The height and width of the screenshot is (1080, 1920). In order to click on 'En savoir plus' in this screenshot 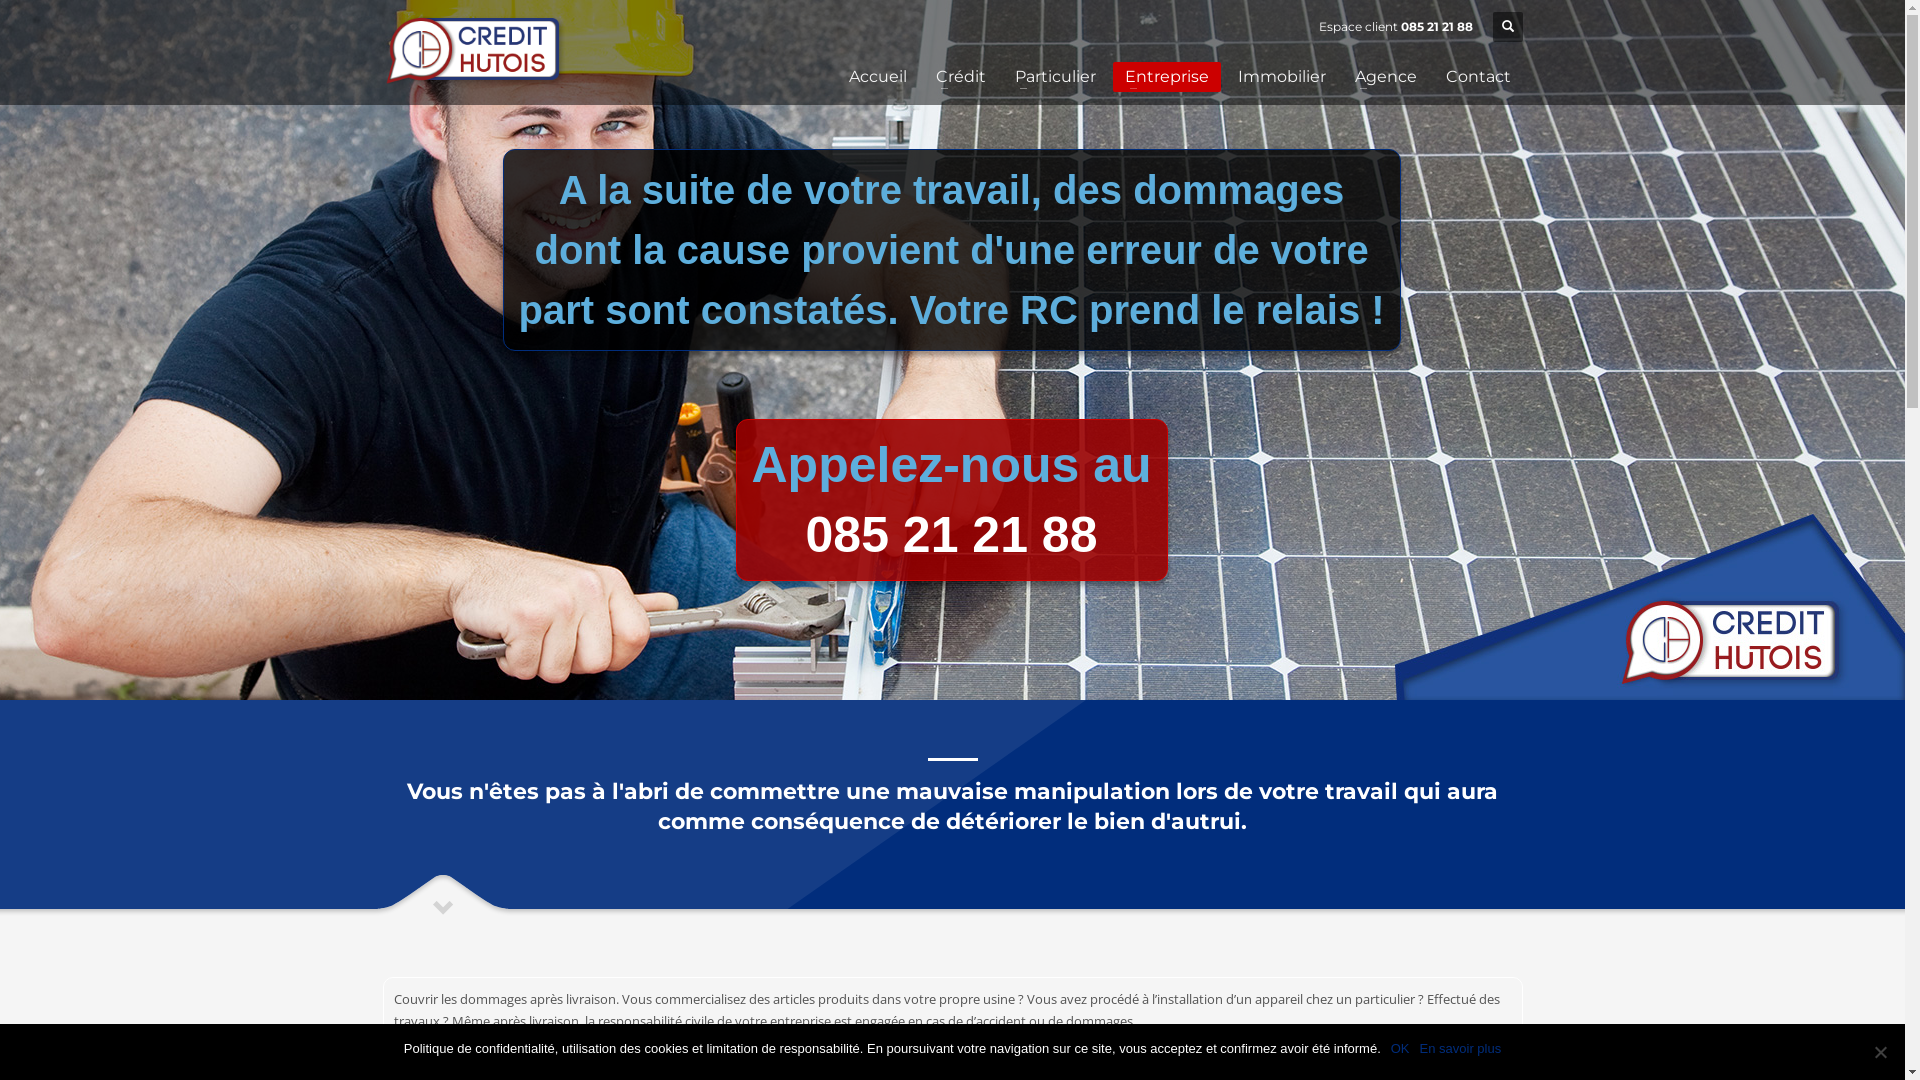, I will do `click(1460, 1048)`.